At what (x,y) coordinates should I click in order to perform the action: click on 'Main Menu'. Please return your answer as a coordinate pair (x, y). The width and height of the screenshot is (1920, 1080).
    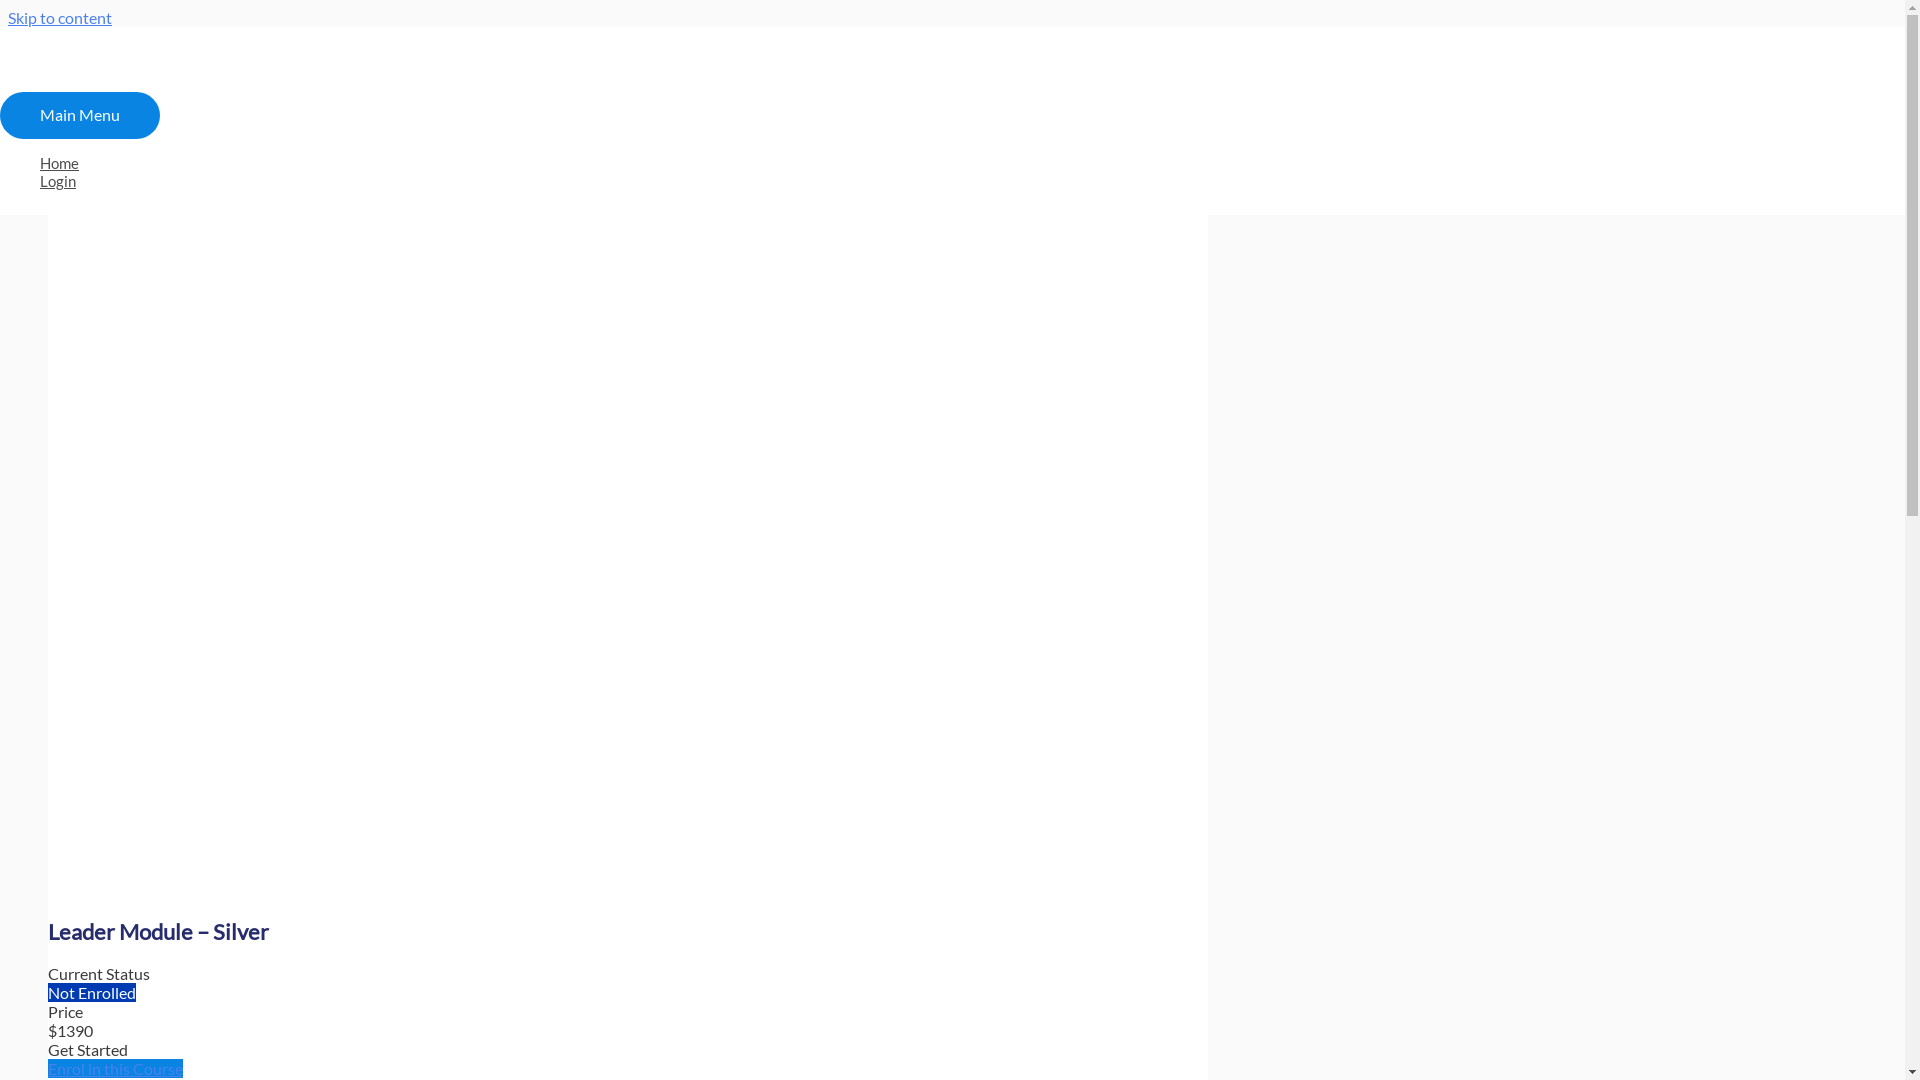
    Looking at the image, I should click on (80, 115).